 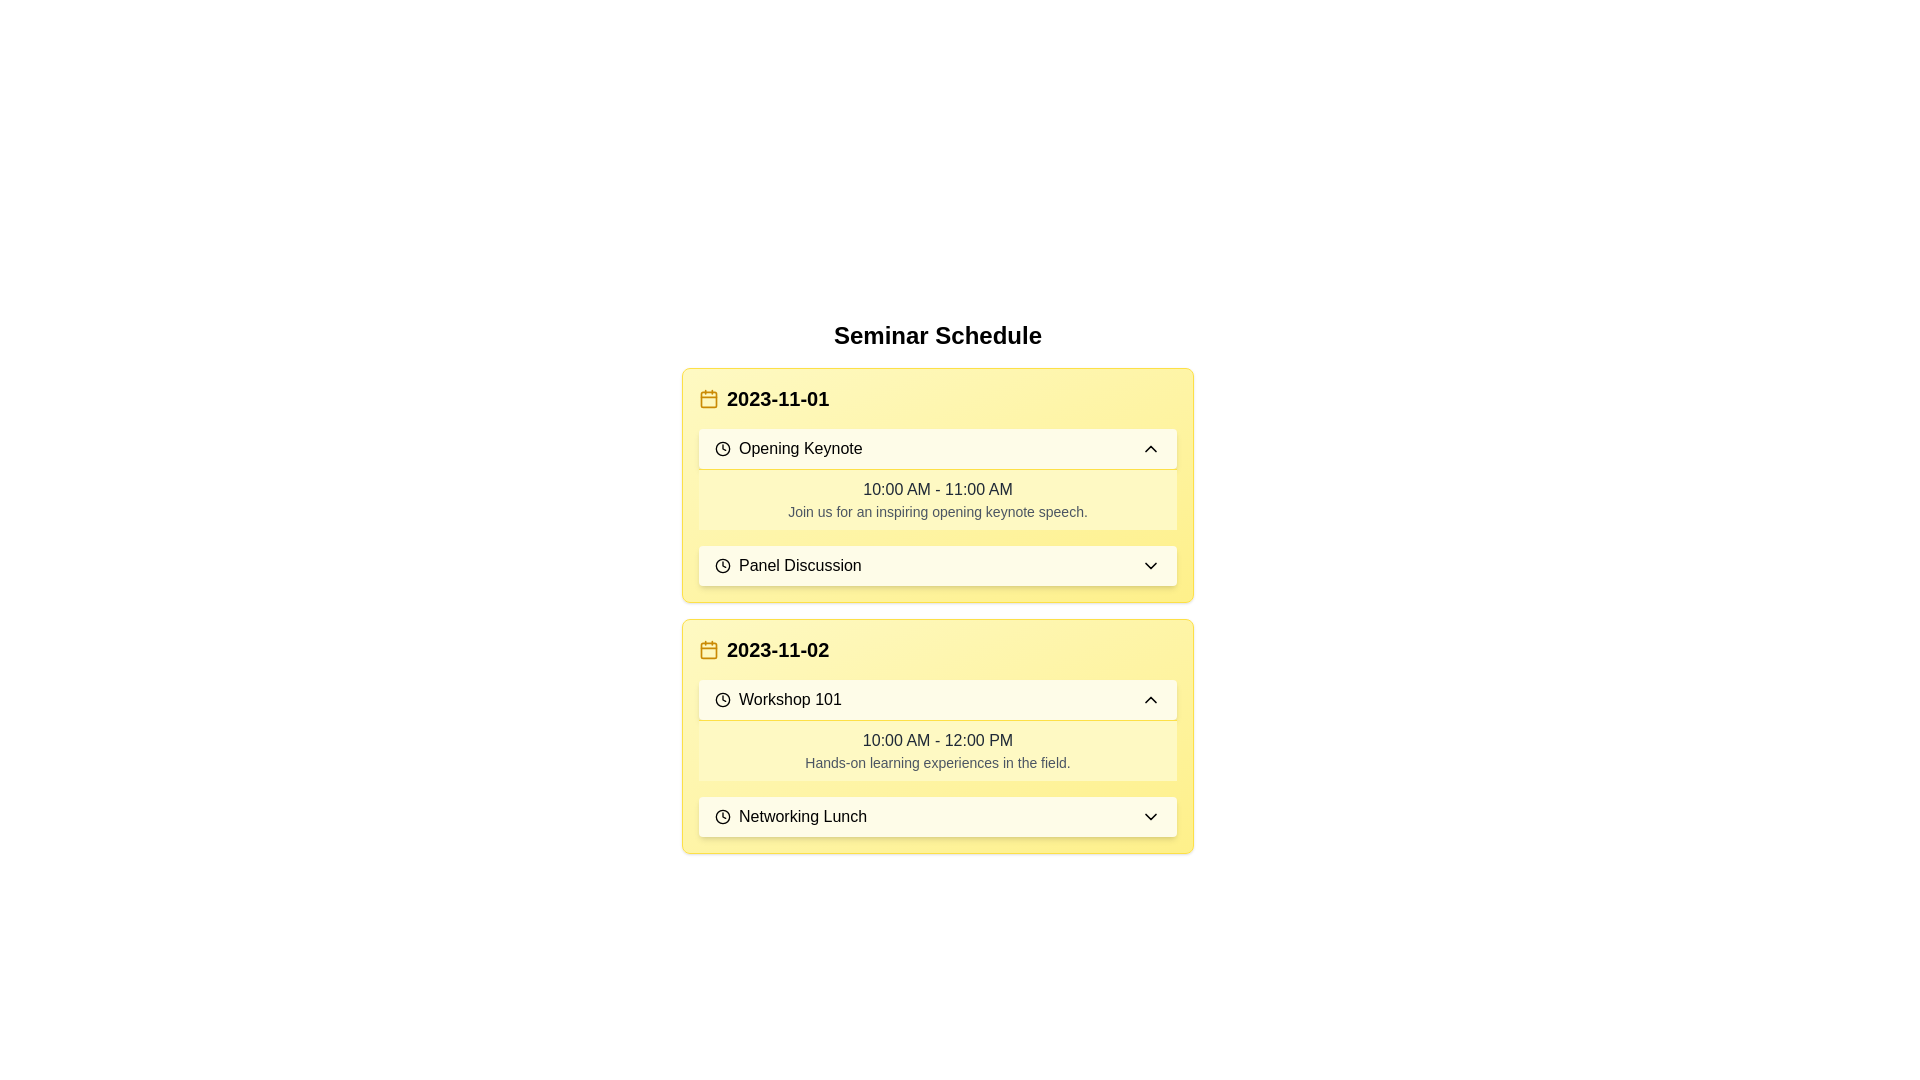 What do you see at coordinates (936, 511) in the screenshot?
I see `the static text that reads 'Join us for an inspiring opening keynote speech.' located under the time range '10:00 AM - 11:00 AM' in the 'Opening Keynote' section of the '2023-11-01' schedule` at bounding box center [936, 511].